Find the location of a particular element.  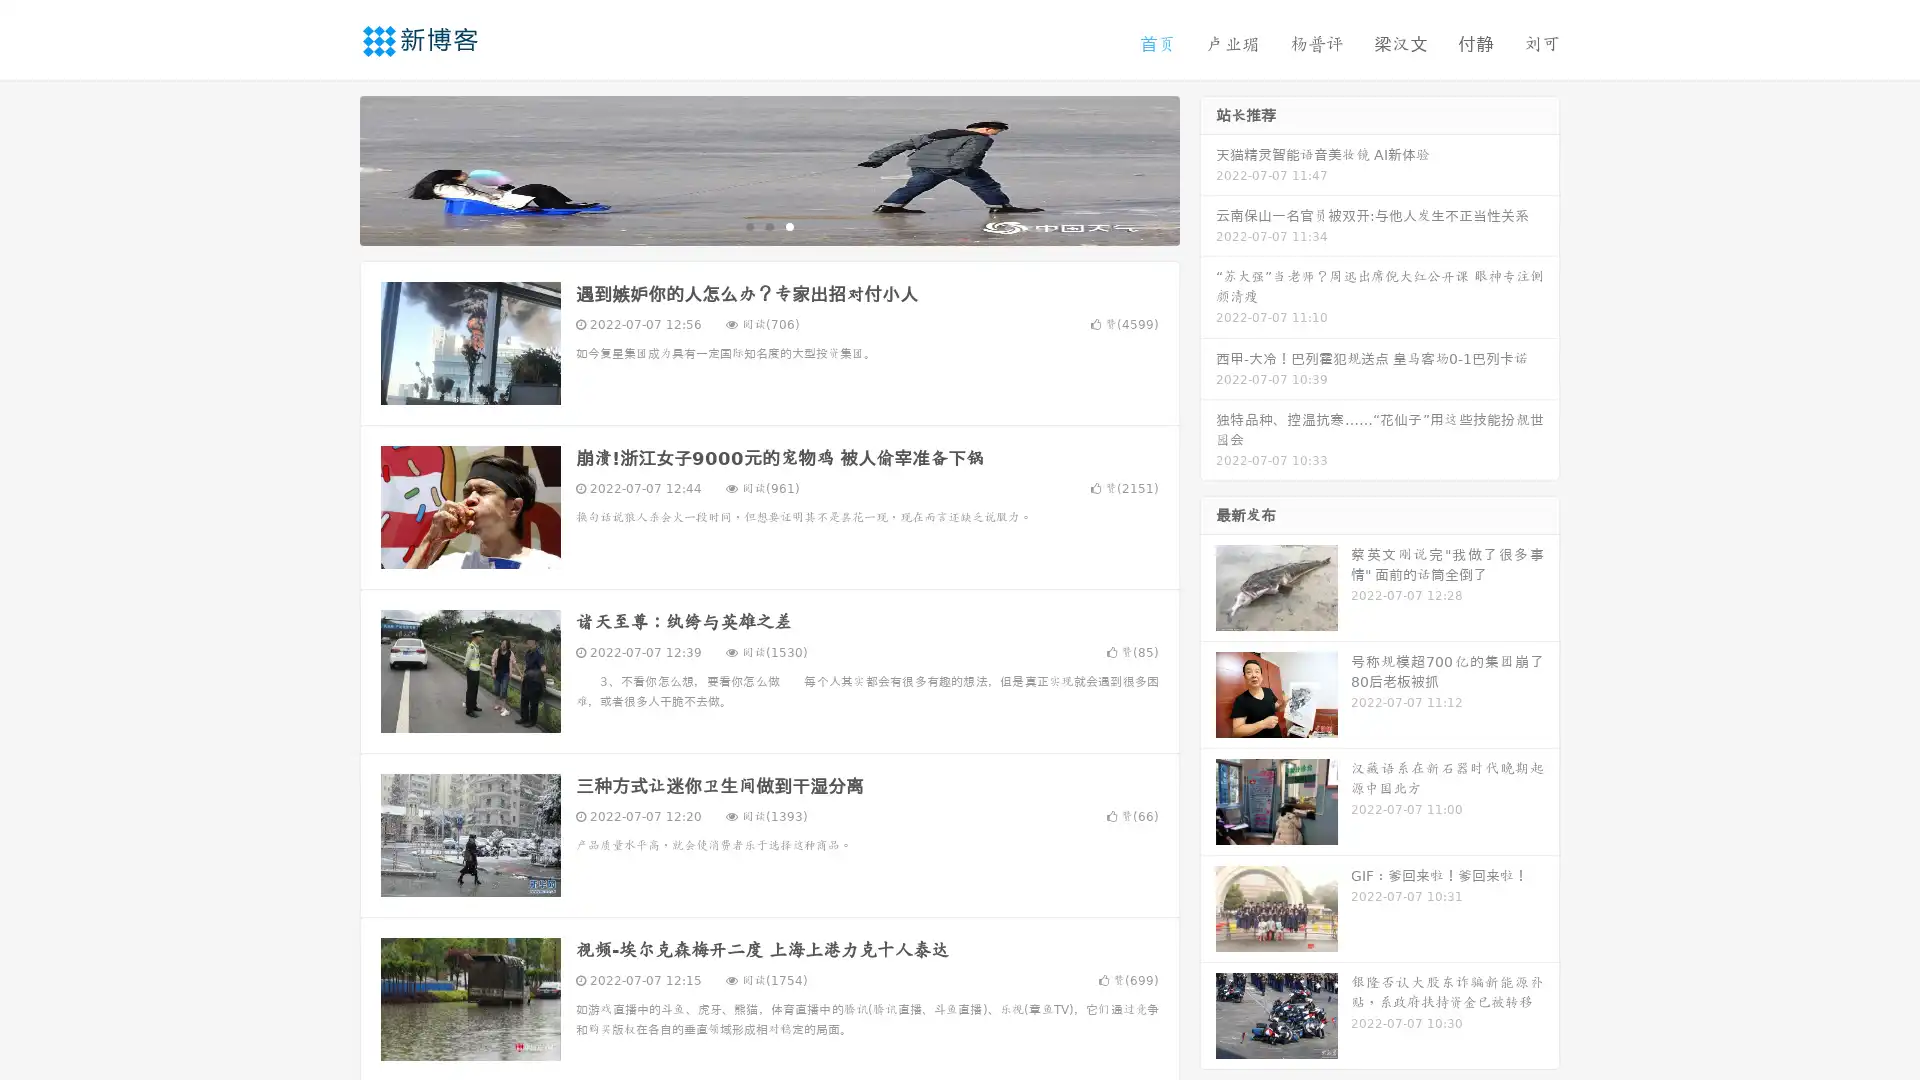

Go to slide 1 is located at coordinates (748, 225).